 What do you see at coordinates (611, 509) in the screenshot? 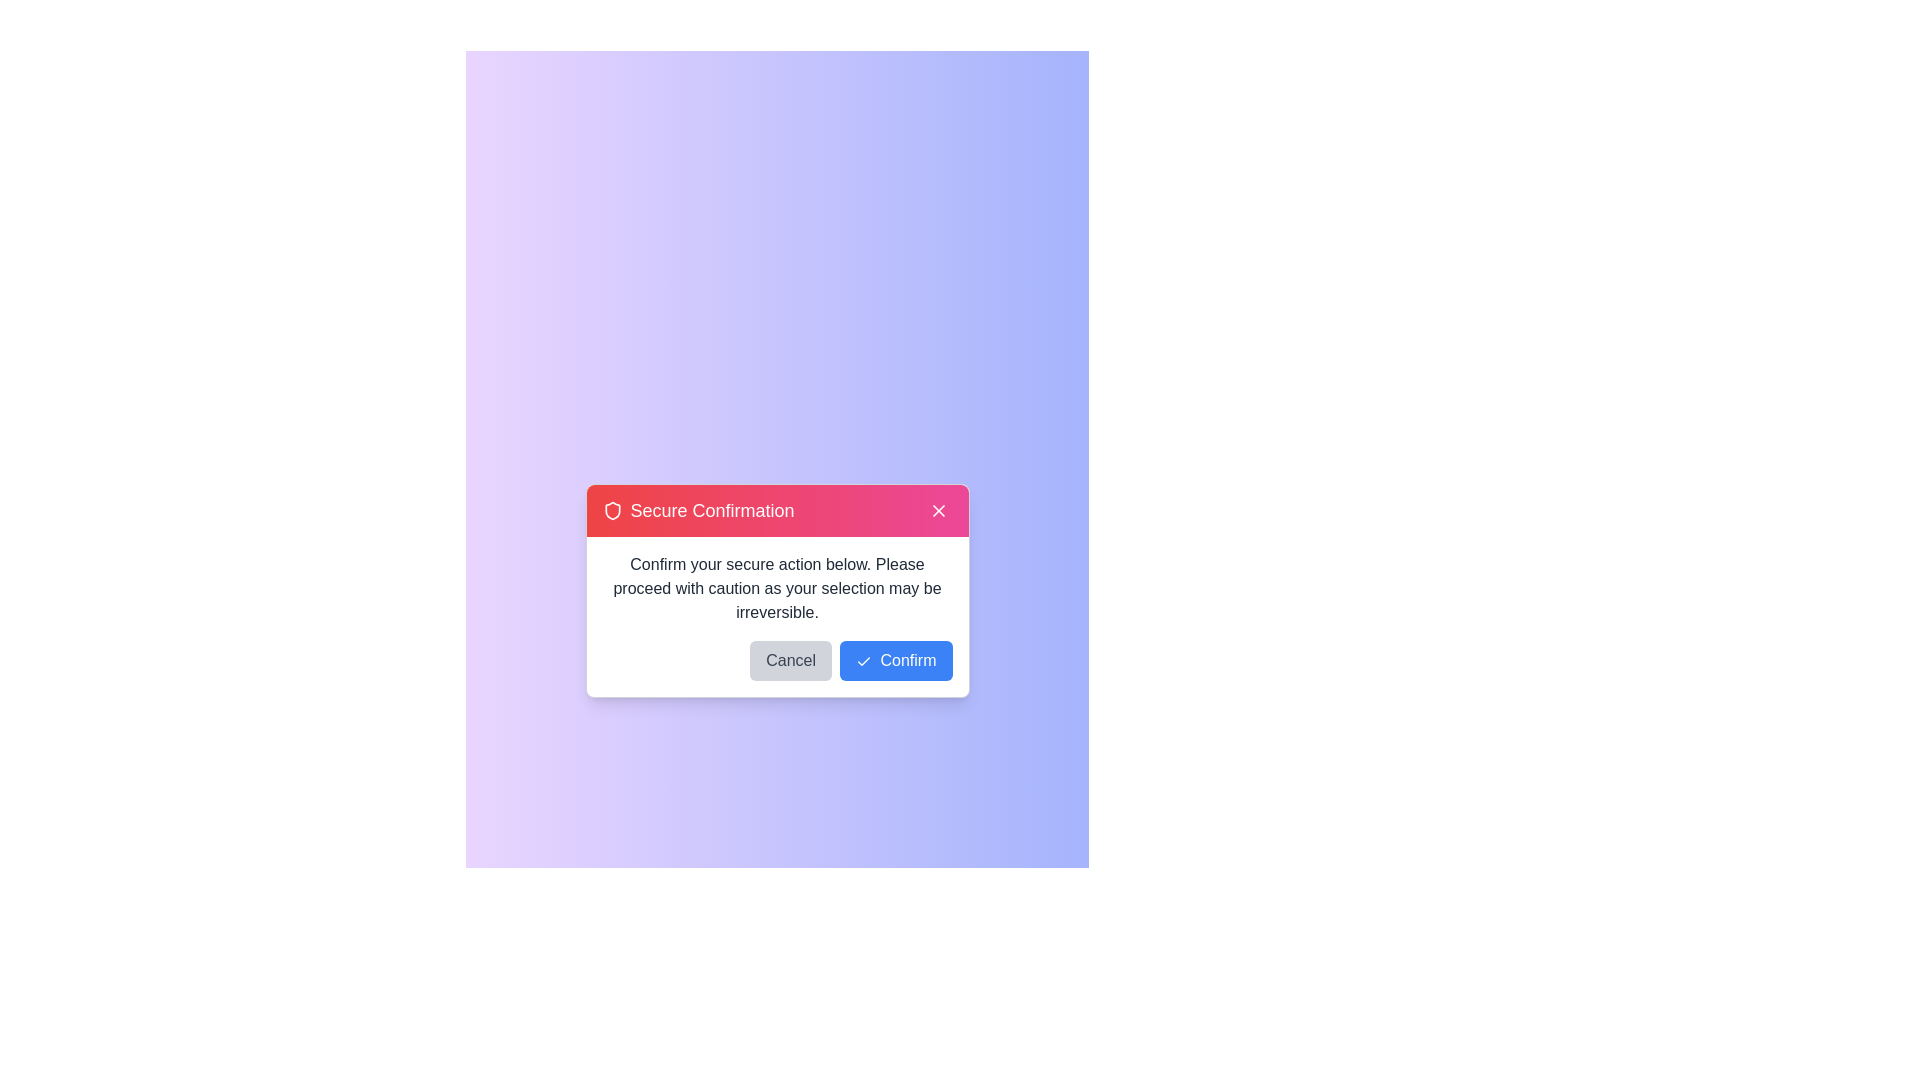
I see `the shield icon located on the leftmost side of the red header bar in the secure confirmation popup, which precedes the text 'Secure Confirmation'` at bounding box center [611, 509].